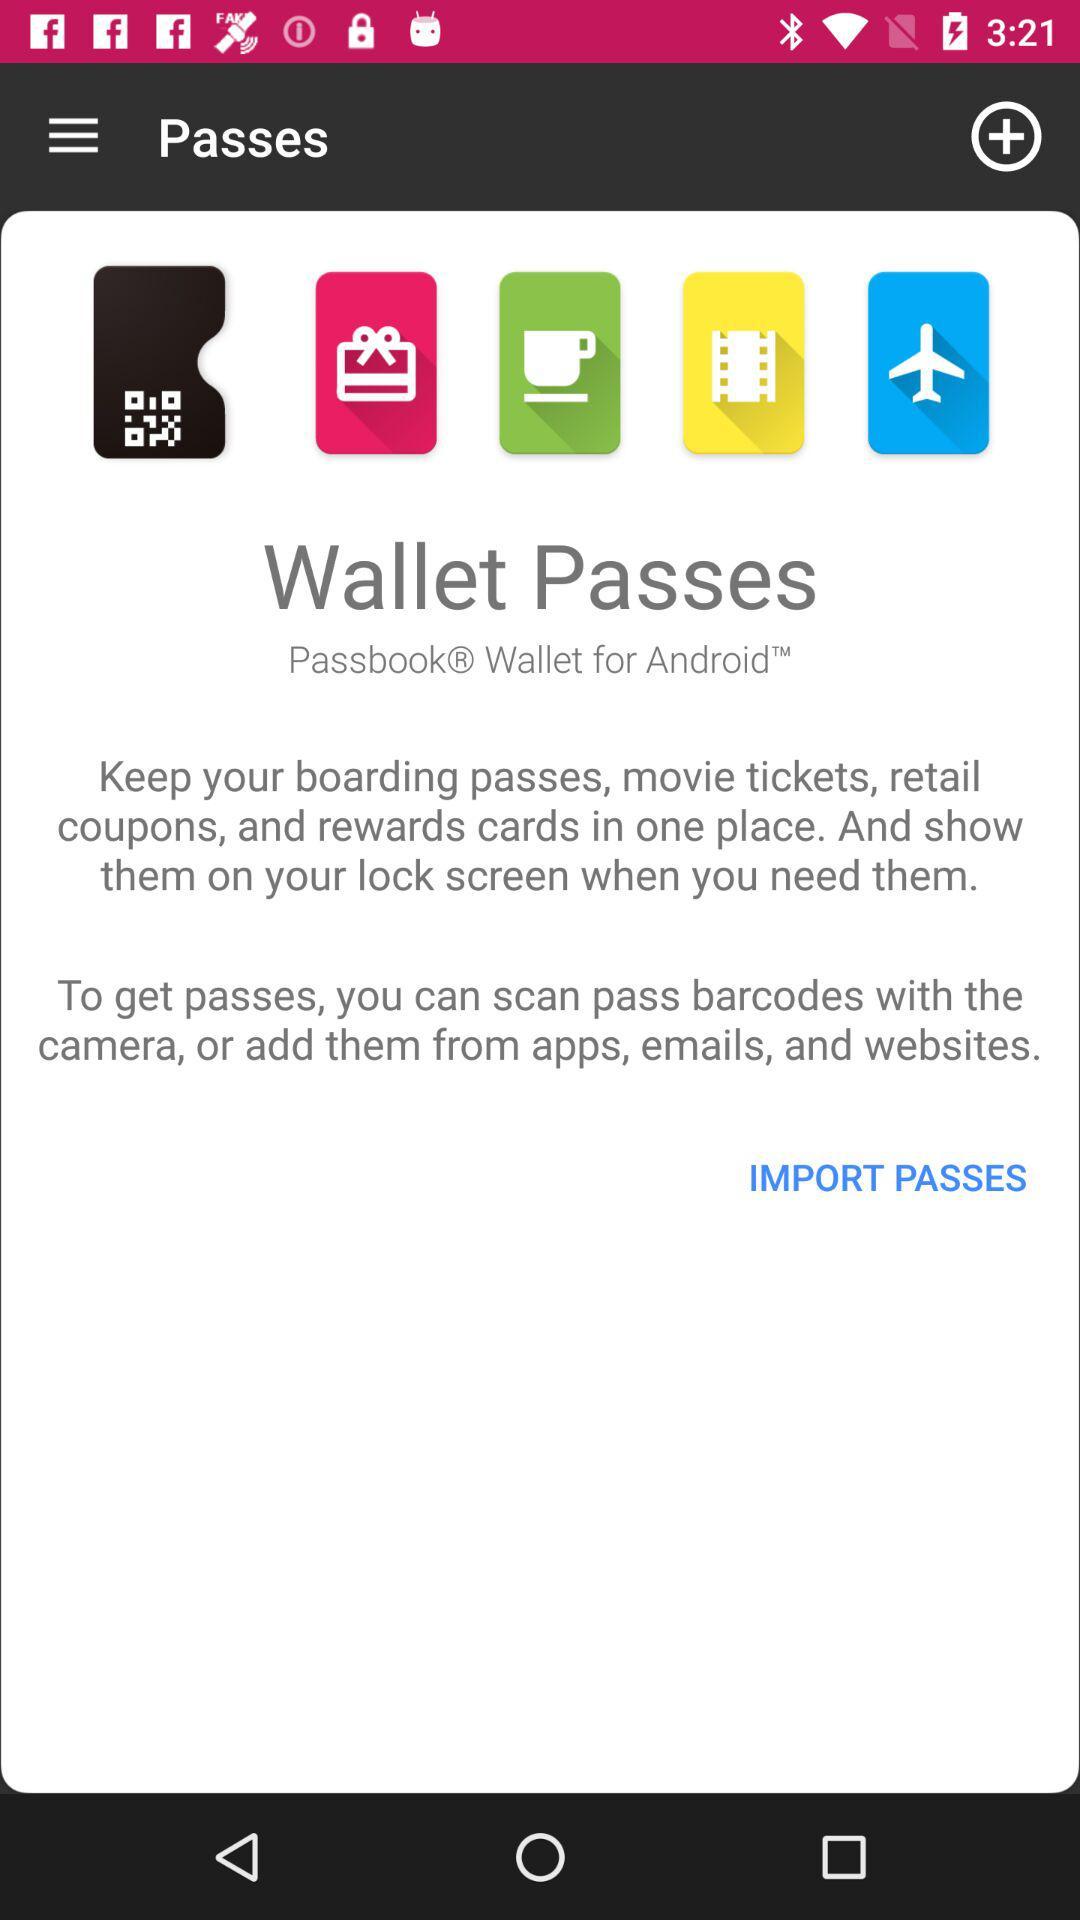  I want to click on the item on the right, so click(886, 1176).